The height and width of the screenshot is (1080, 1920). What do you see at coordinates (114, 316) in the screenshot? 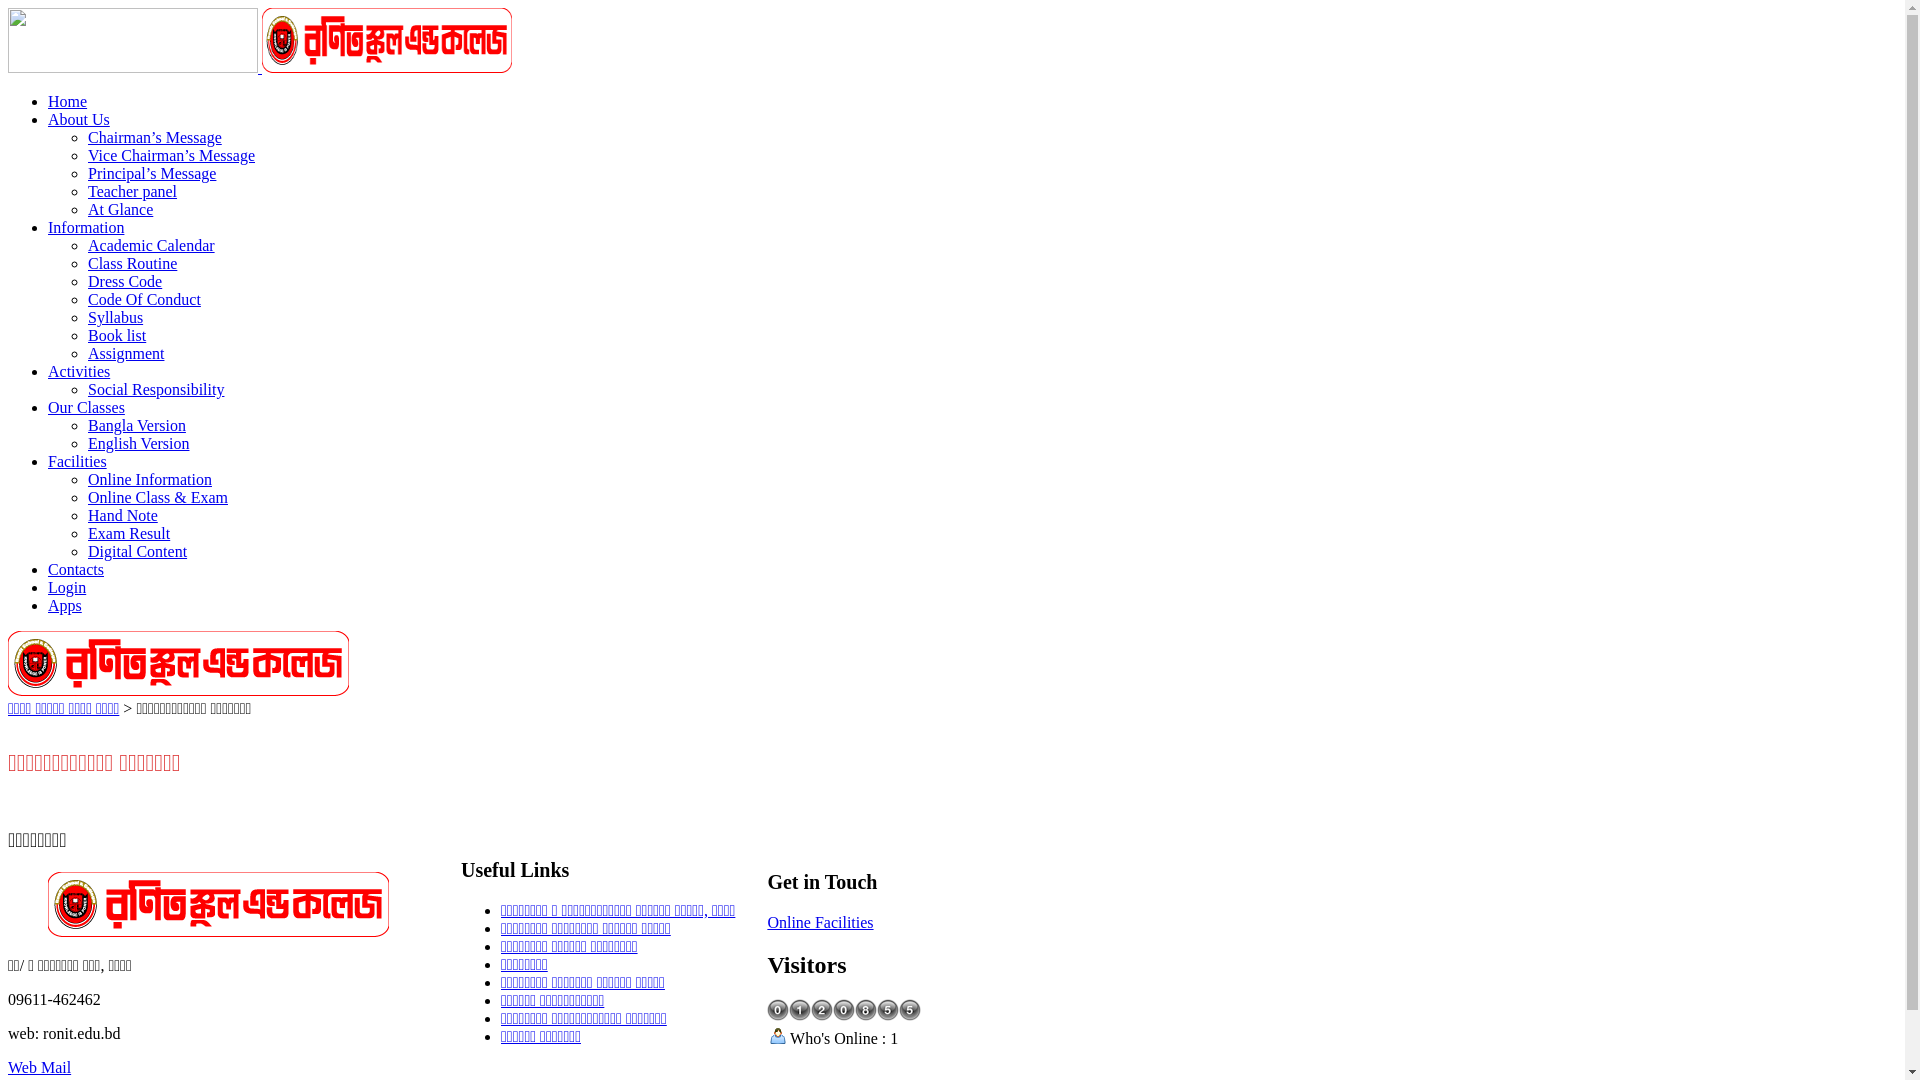
I see `'Syllabus'` at bounding box center [114, 316].